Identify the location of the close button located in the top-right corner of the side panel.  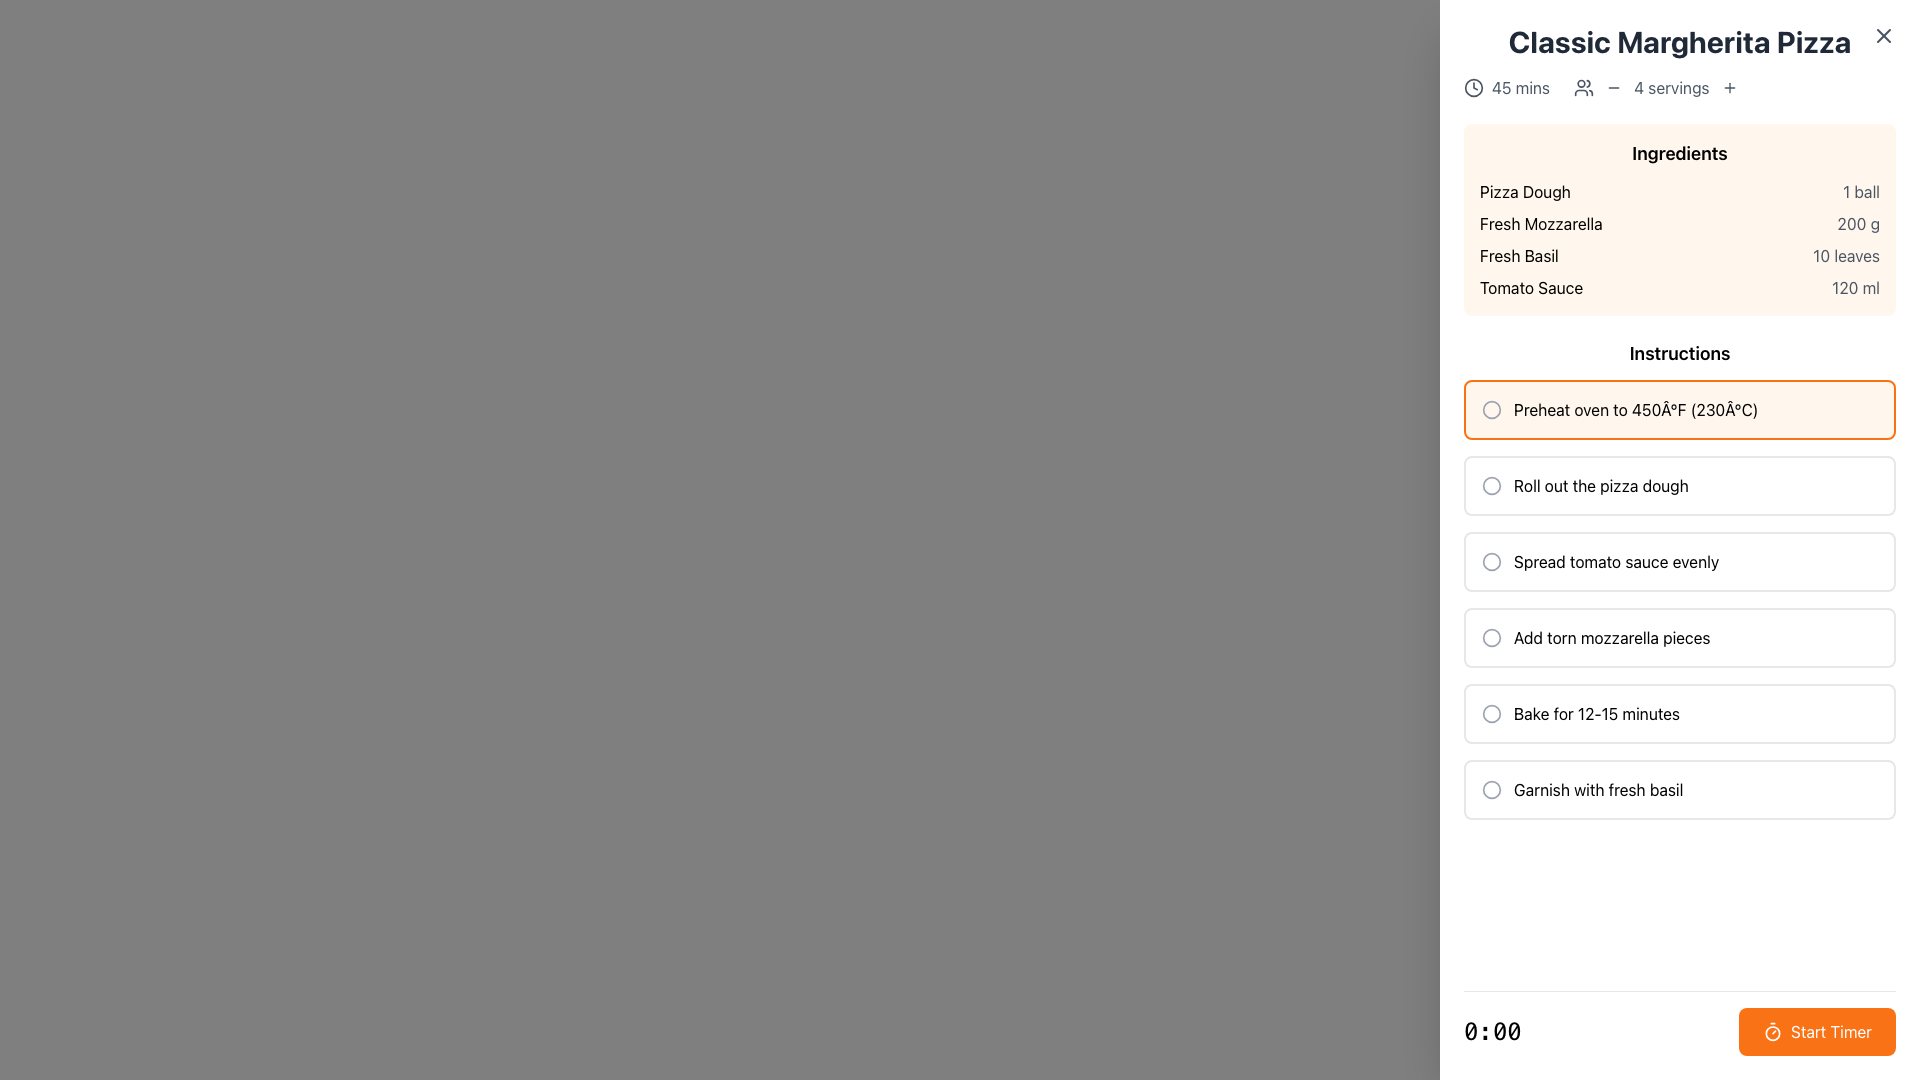
(1882, 35).